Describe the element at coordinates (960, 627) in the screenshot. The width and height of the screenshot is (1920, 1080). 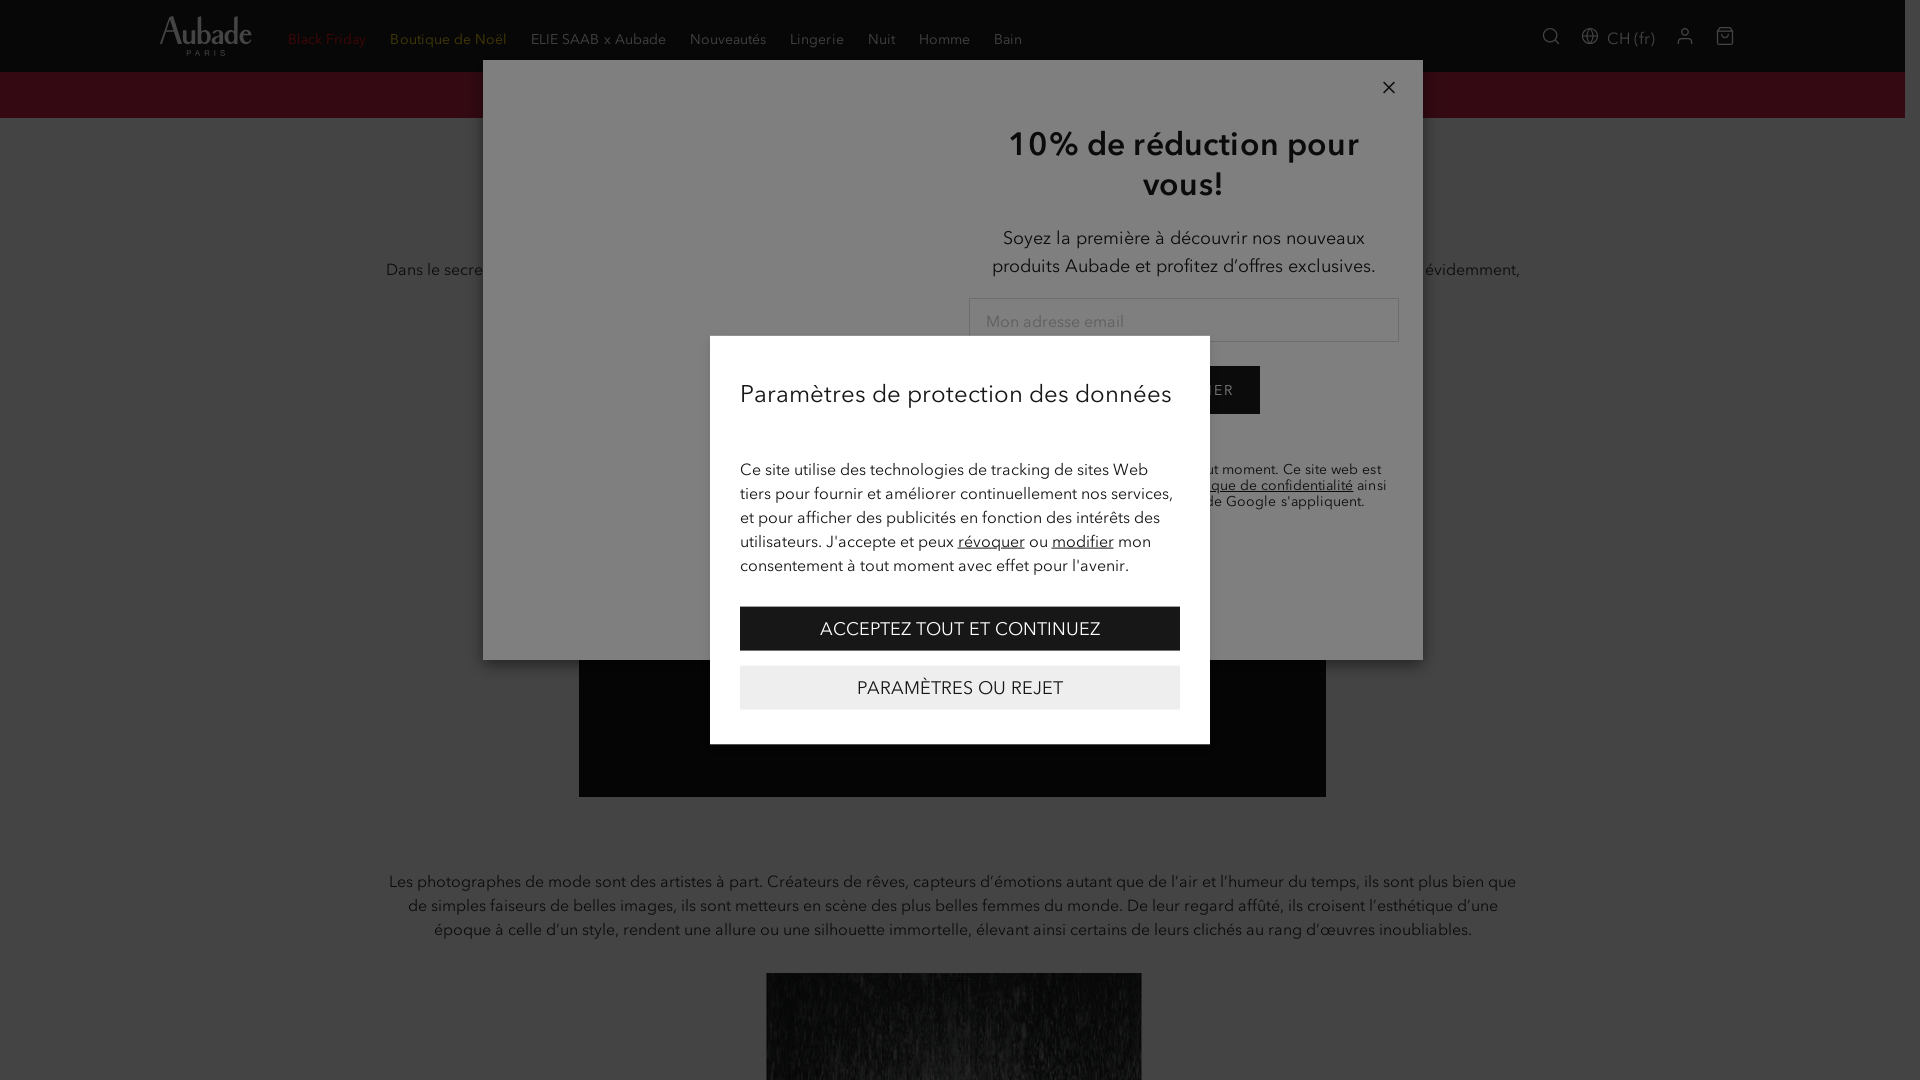
I see `'ACCEPTEZ TOUT ET CONTINUEZ'` at that location.